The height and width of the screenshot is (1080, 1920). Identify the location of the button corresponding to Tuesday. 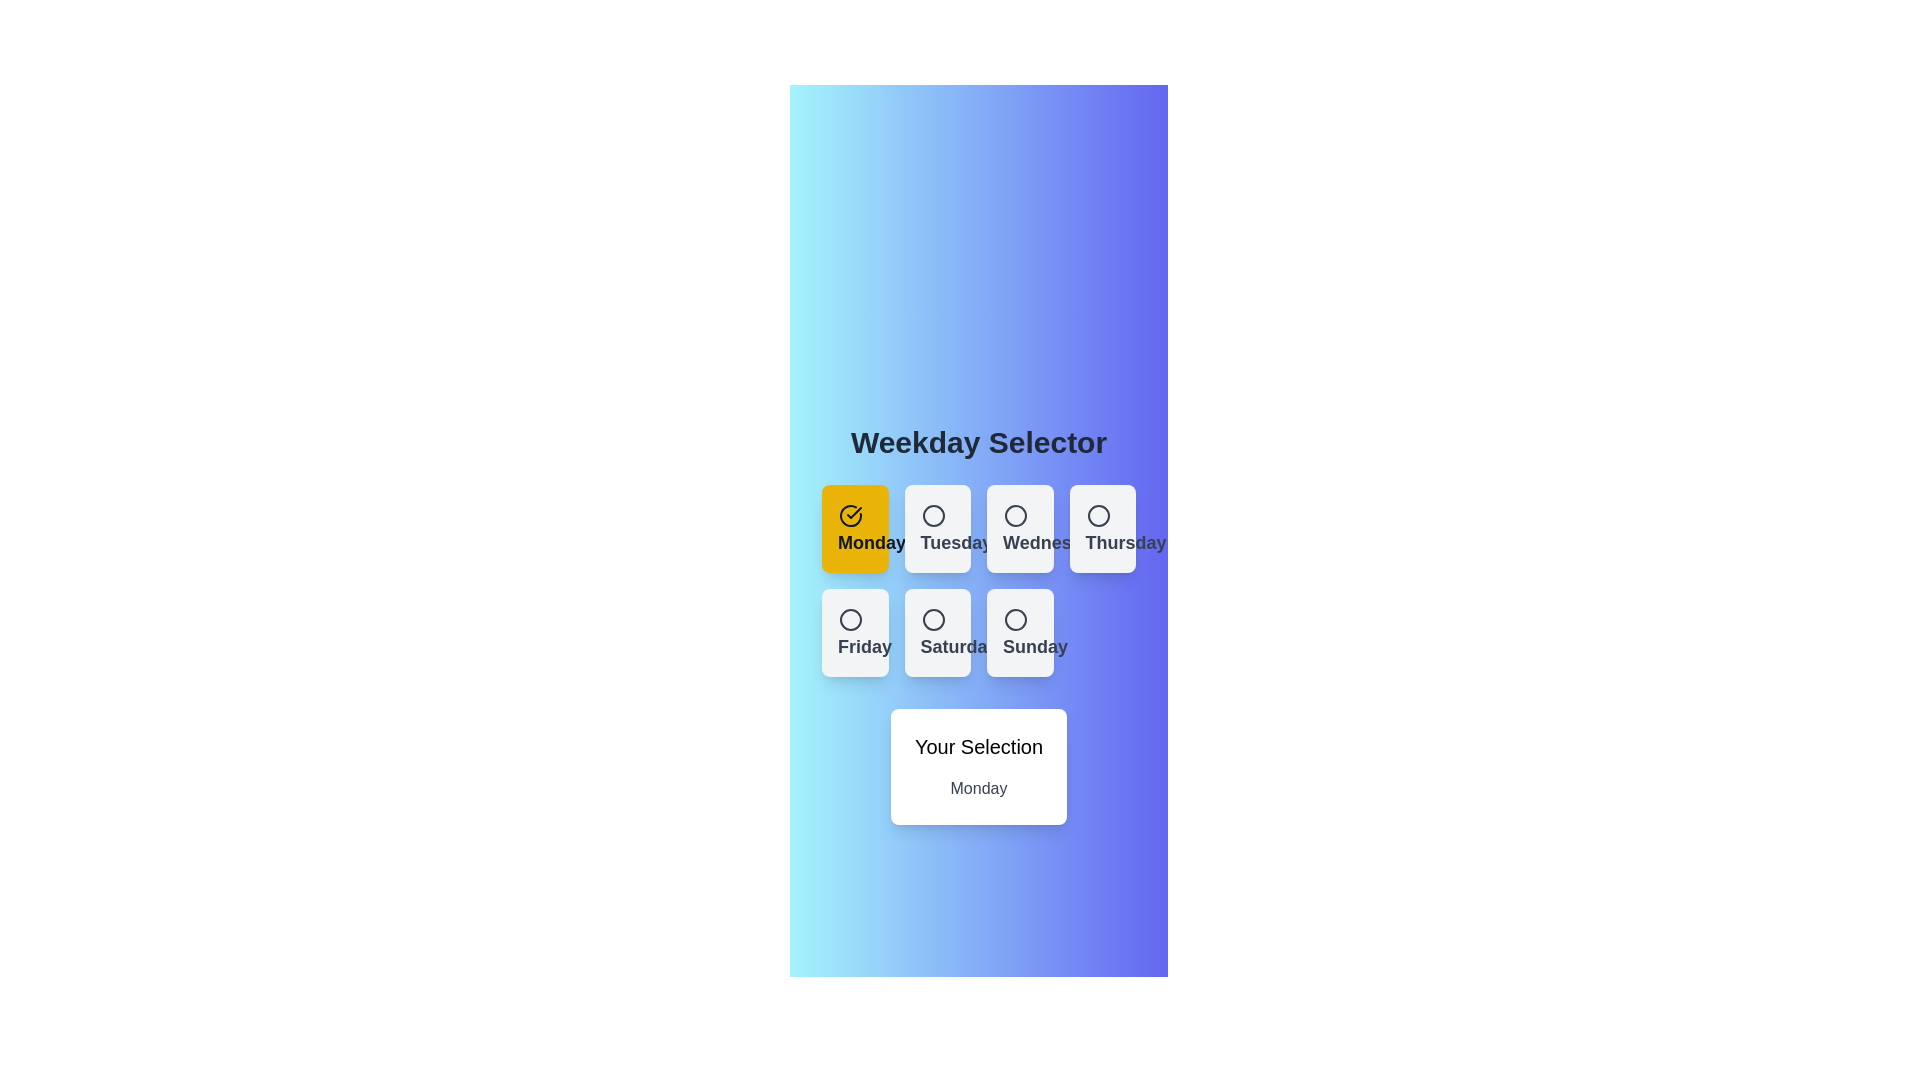
(936, 527).